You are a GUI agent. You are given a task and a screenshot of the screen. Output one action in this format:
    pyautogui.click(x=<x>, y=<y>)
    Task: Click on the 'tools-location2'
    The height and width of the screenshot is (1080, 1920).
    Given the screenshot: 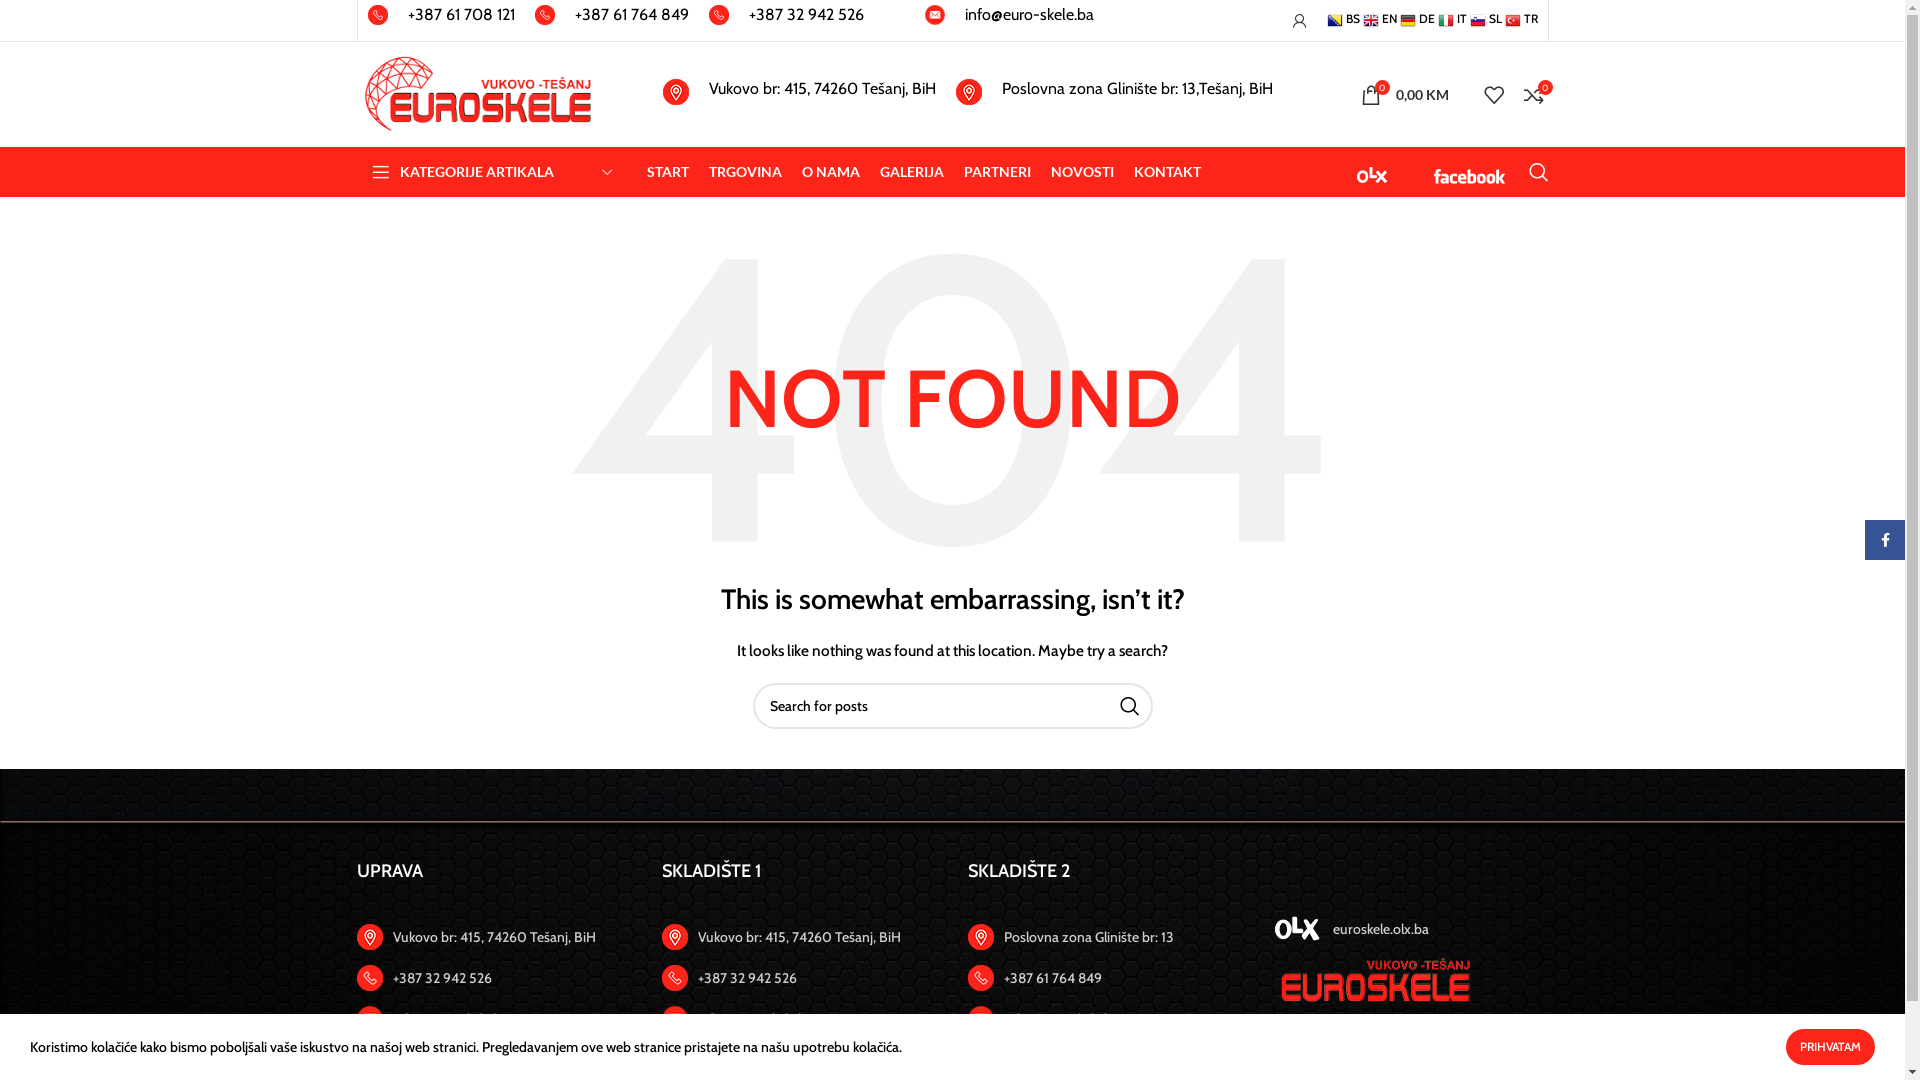 What is the action you would take?
    pyautogui.click(x=675, y=937)
    